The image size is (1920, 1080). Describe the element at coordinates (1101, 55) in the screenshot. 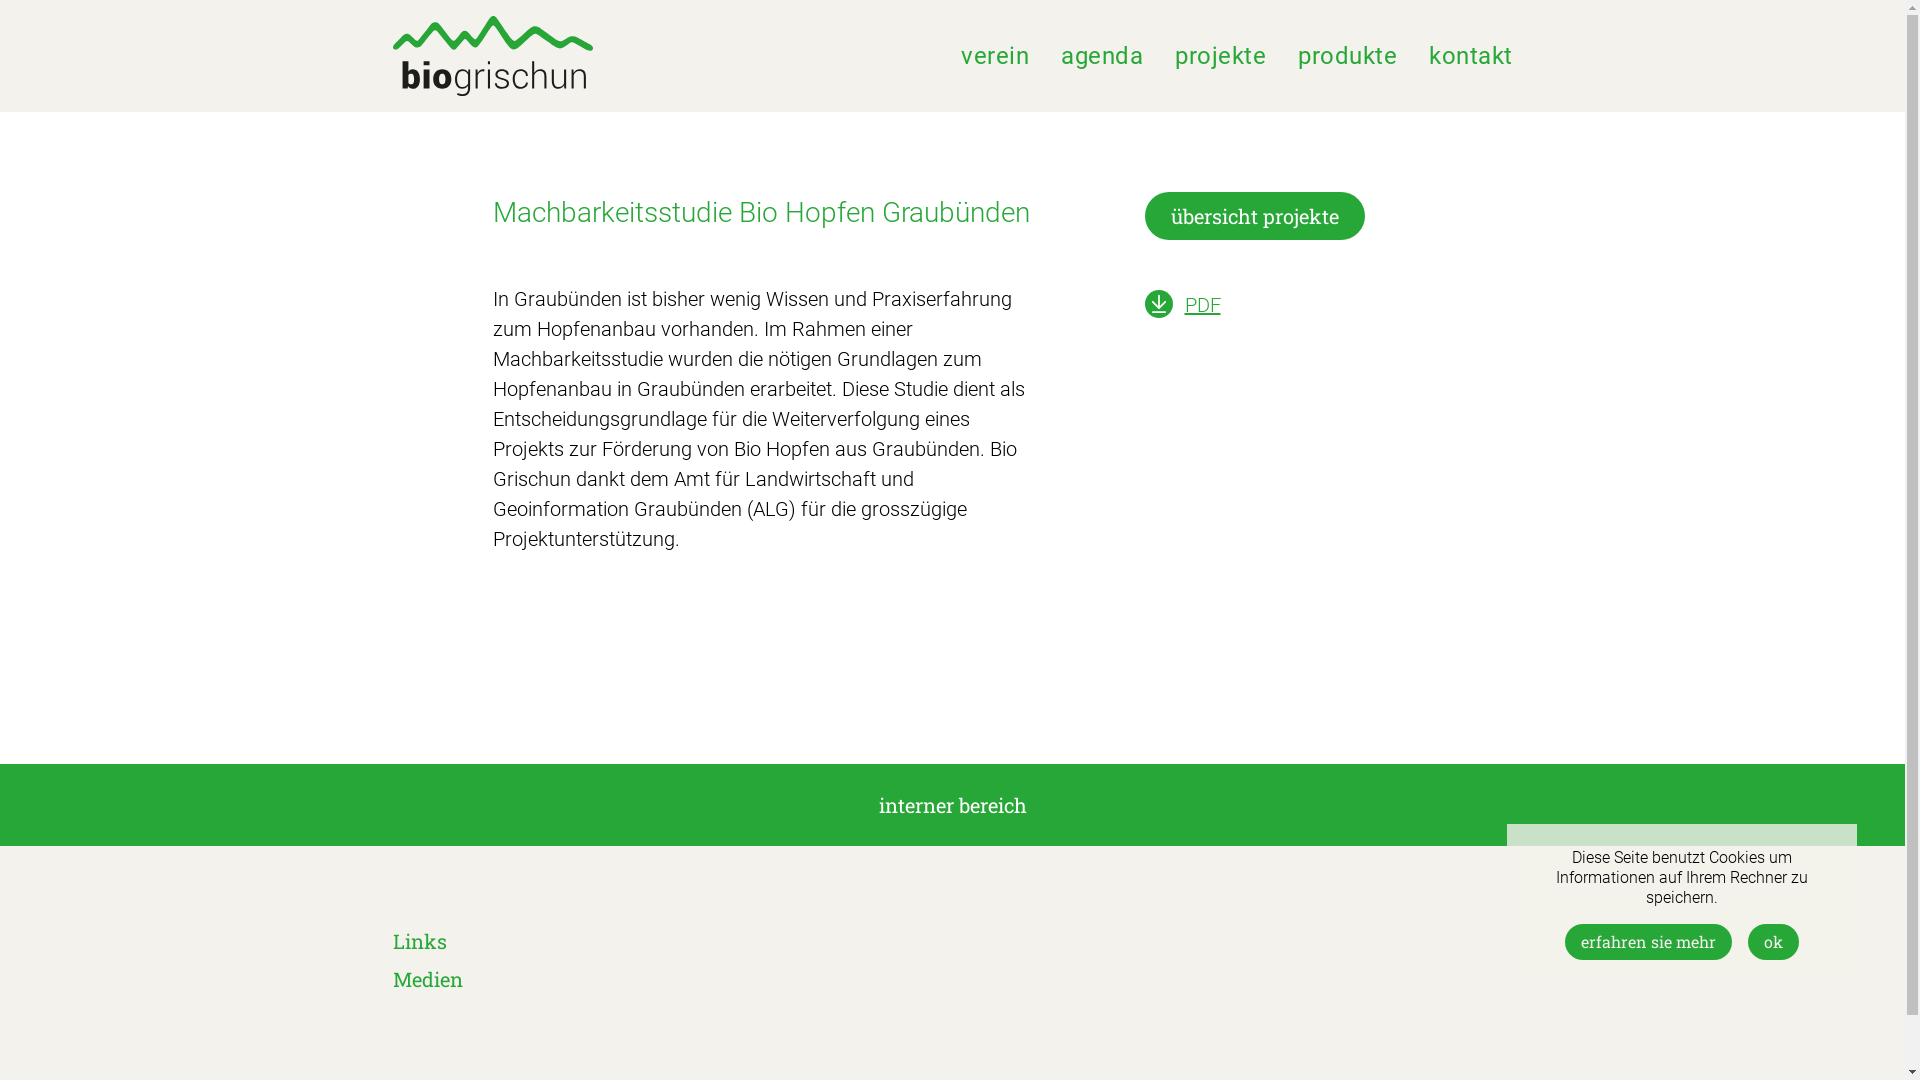

I see `'agenda'` at that location.